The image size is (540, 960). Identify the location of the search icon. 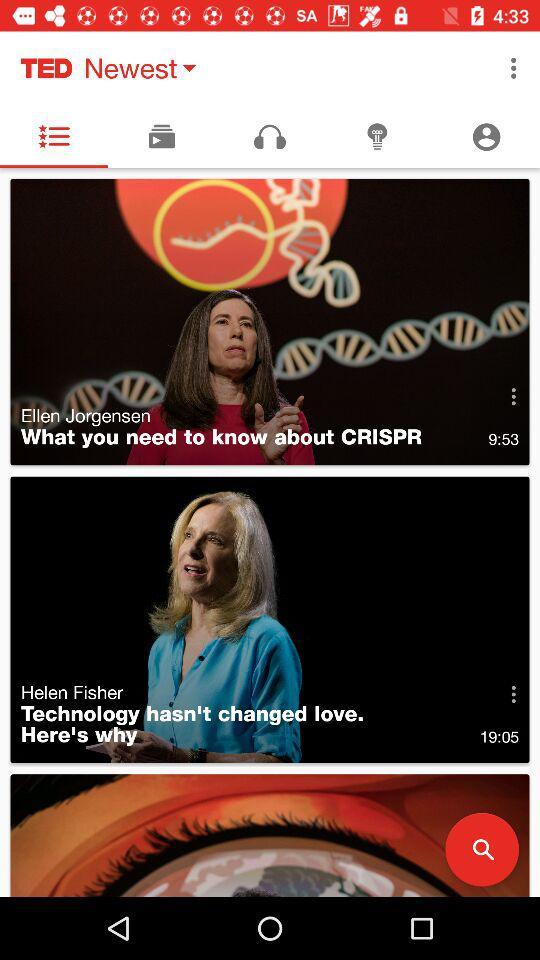
(481, 848).